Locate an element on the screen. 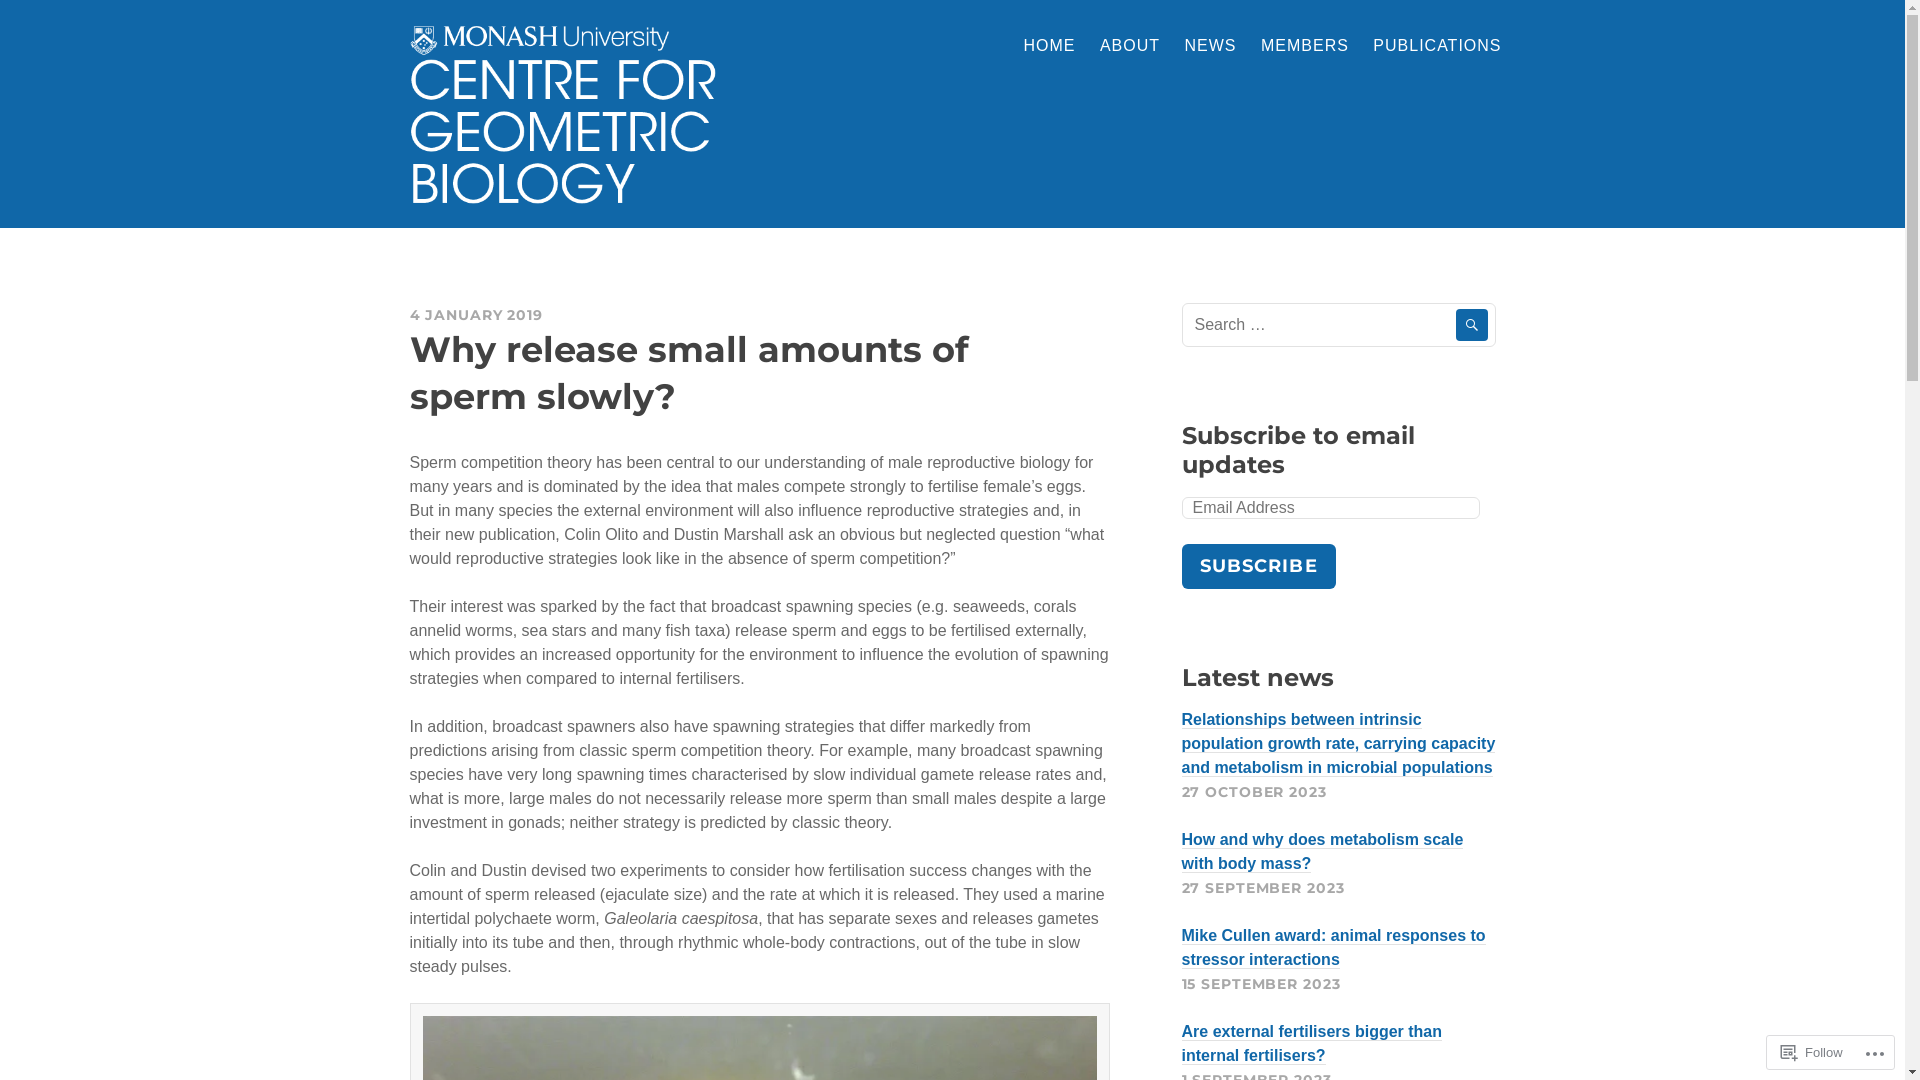 This screenshot has width=1920, height=1080. 'MEMBERS' is located at coordinates (1305, 47).